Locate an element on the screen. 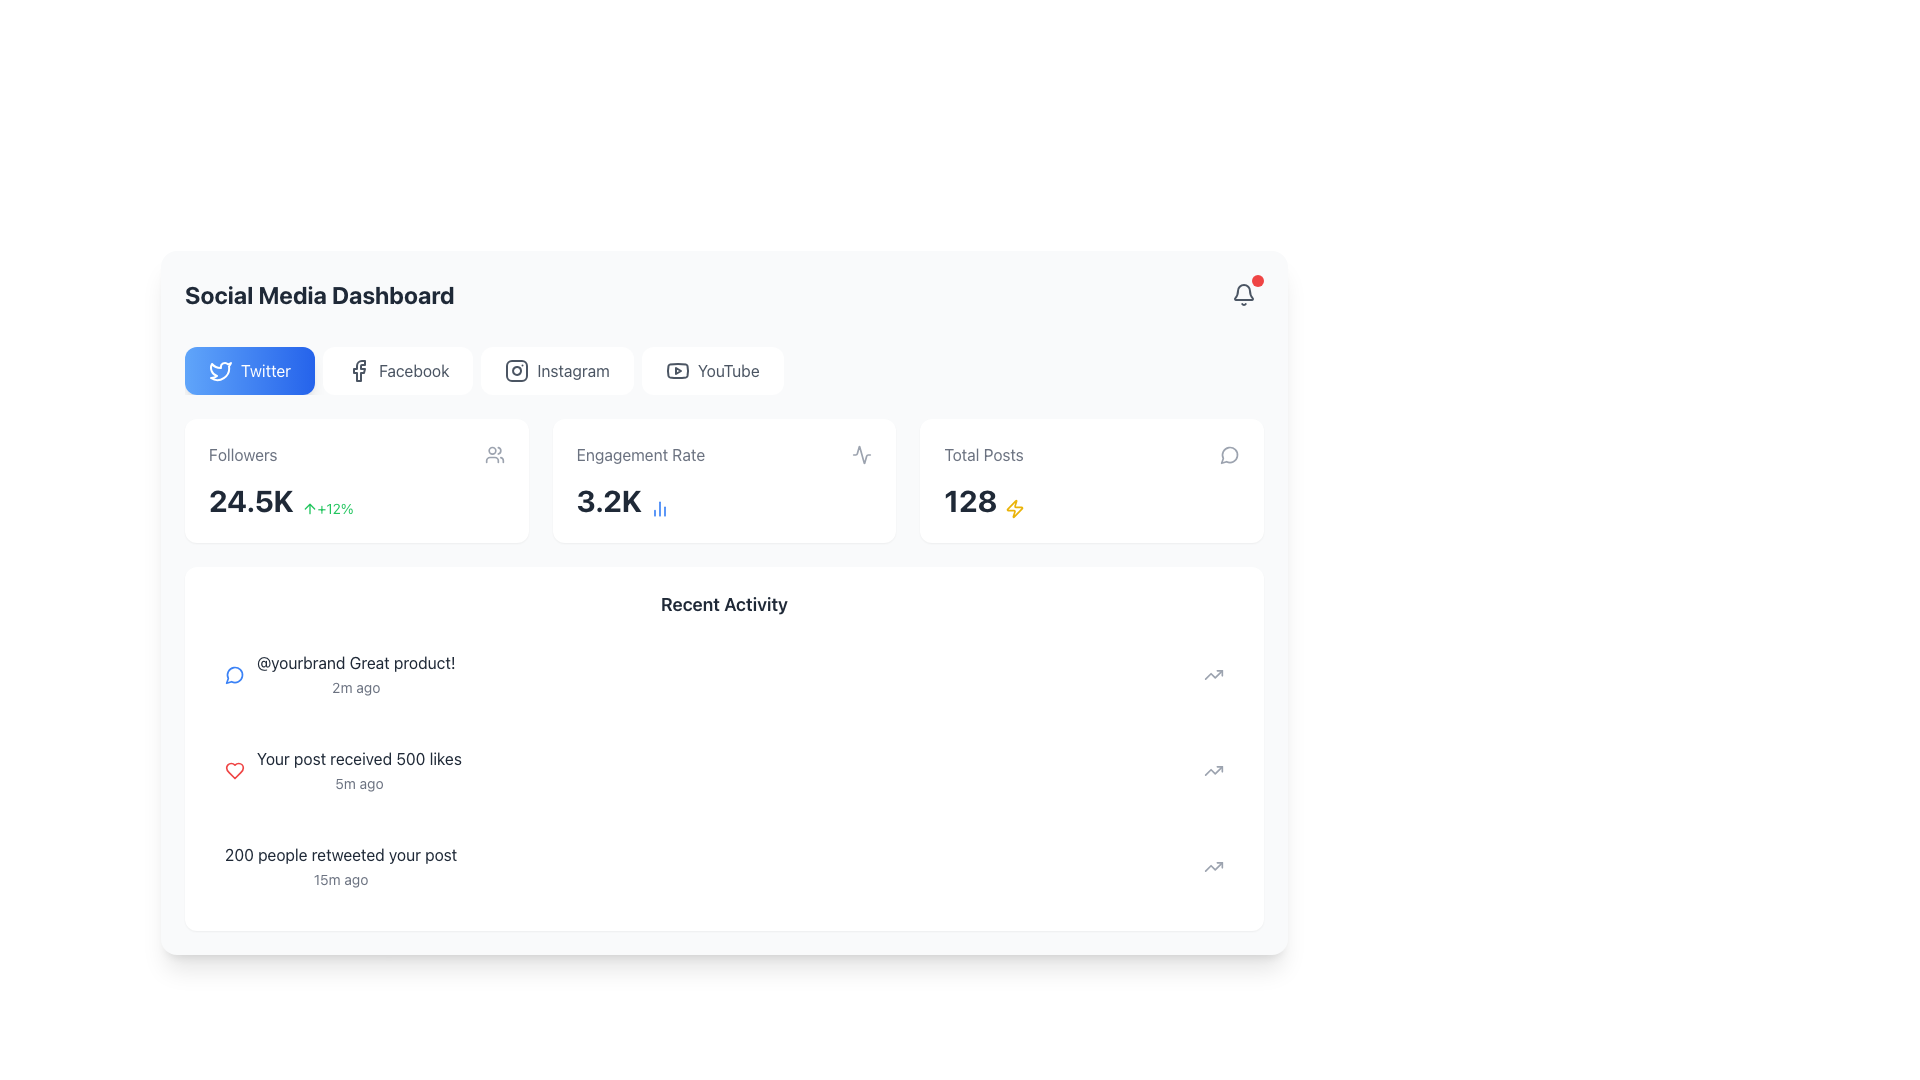  static label indicating the timestamp '5m ago' that shows the time since the associated action took place is located at coordinates (359, 782).